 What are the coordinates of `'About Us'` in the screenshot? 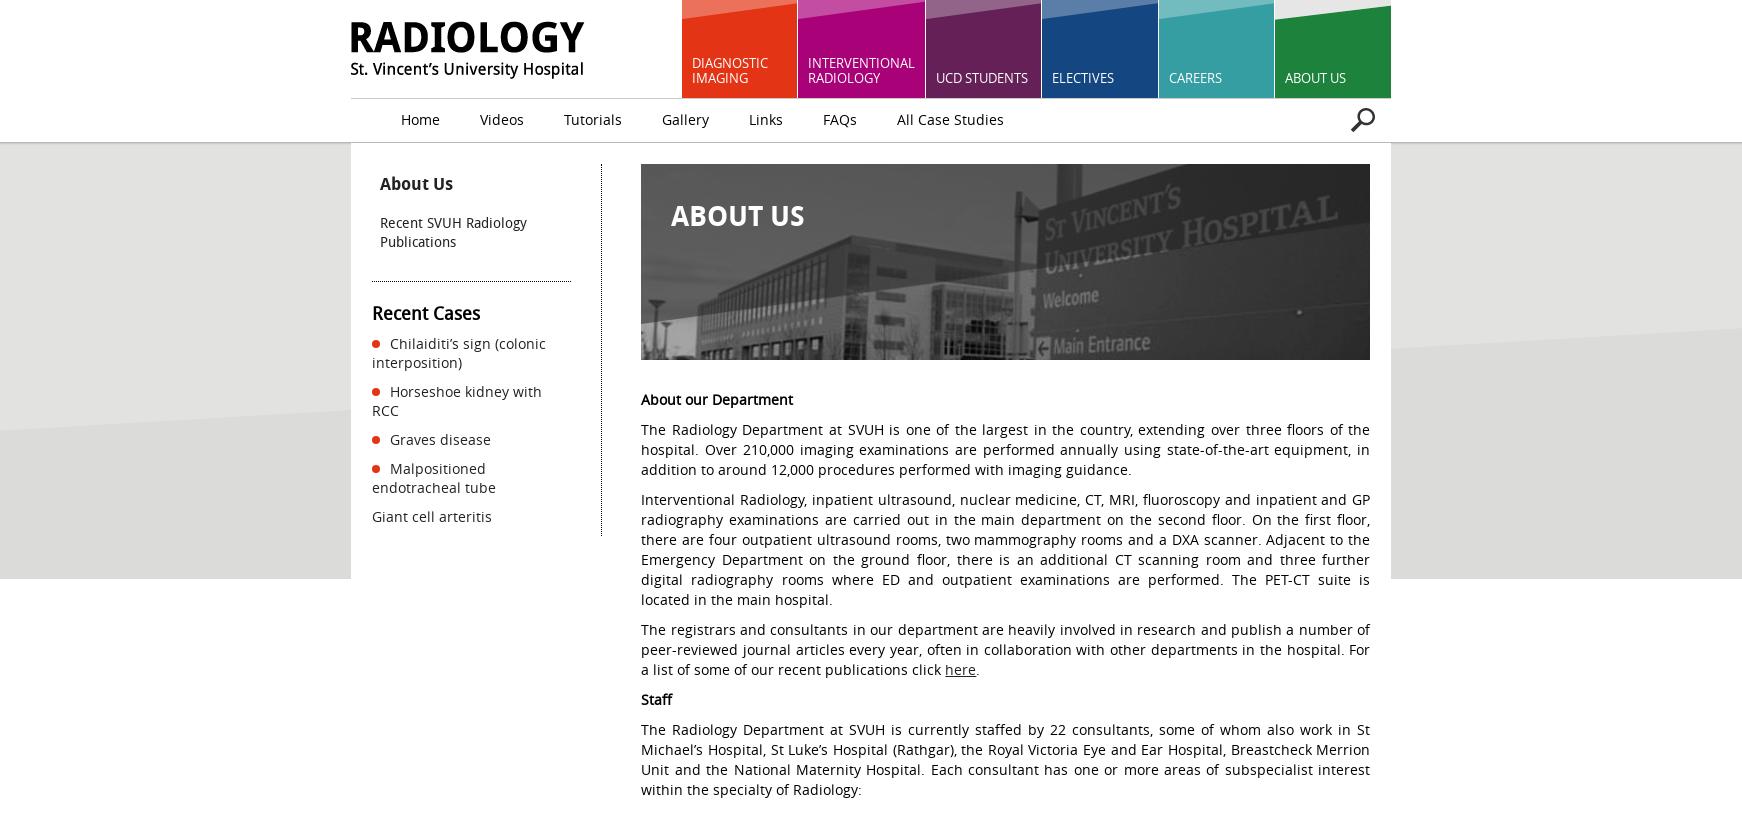 It's located at (738, 214).